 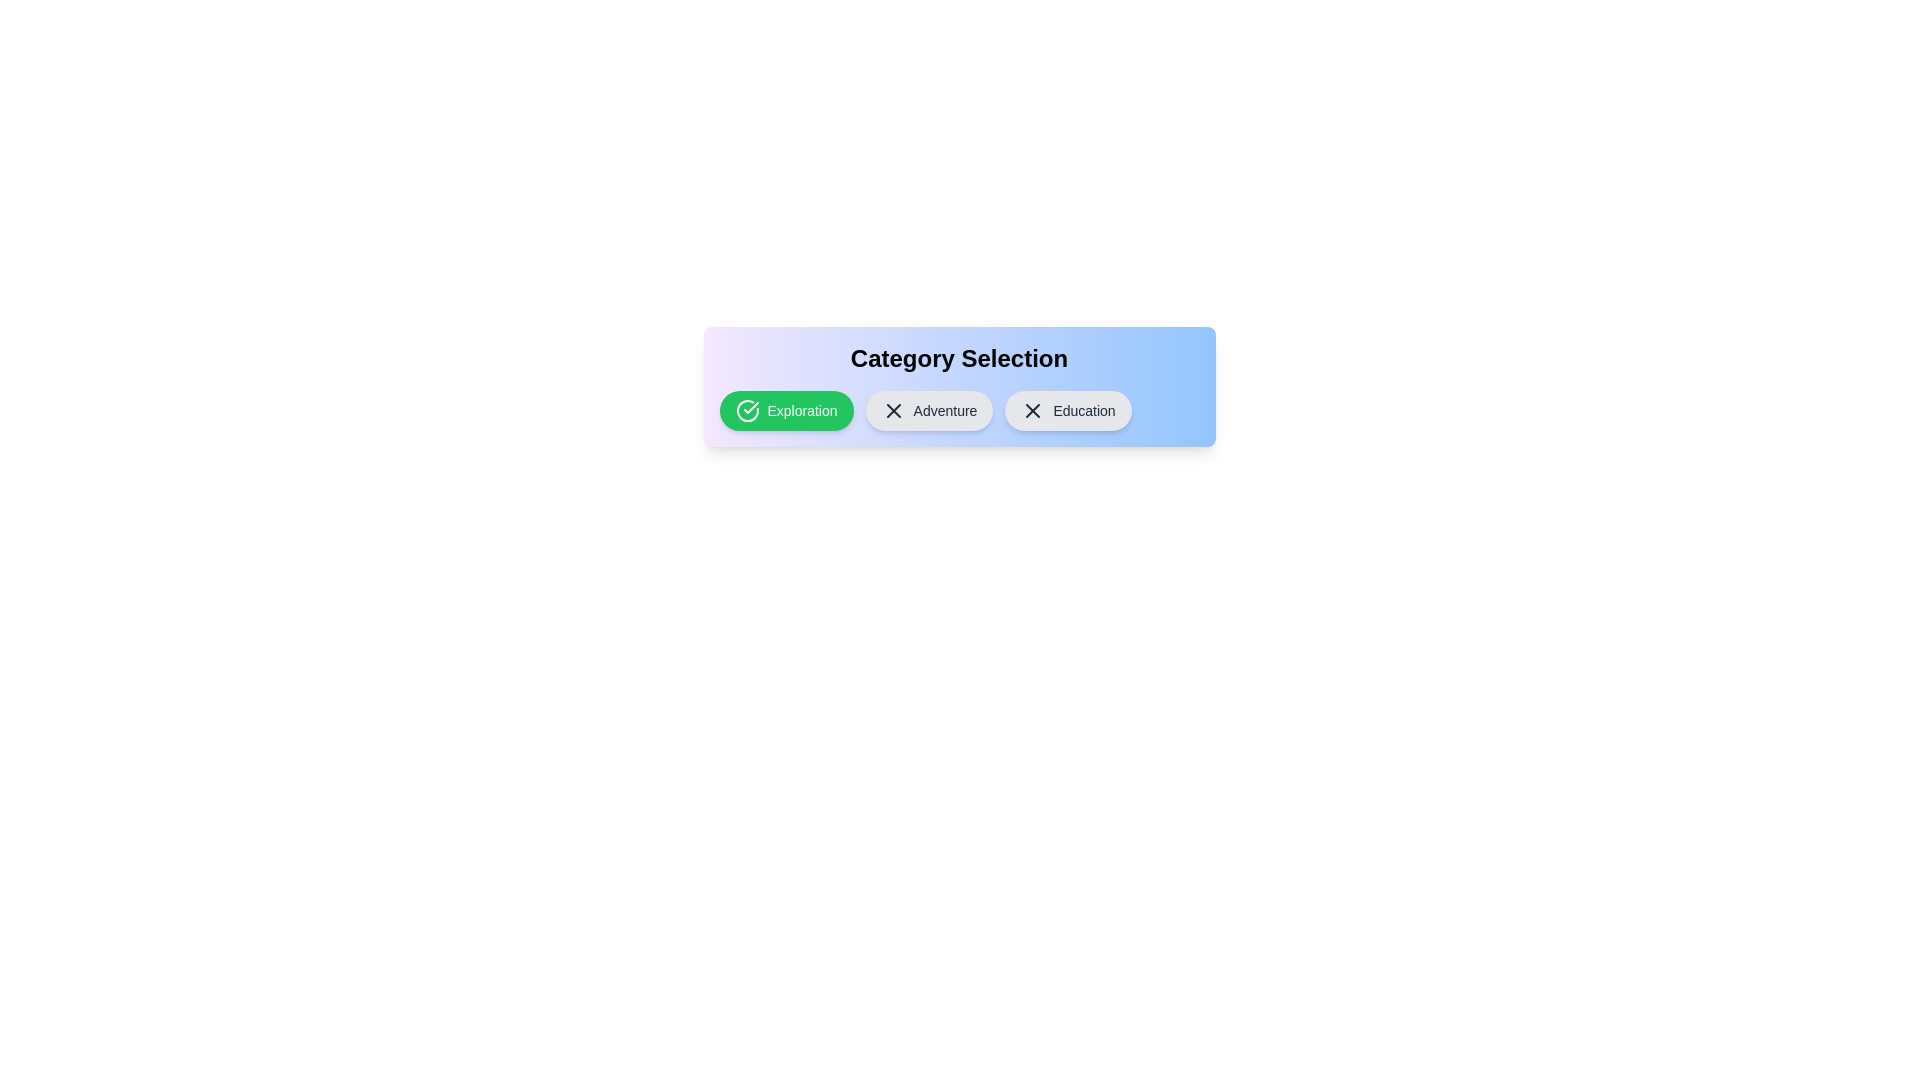 I want to click on the 'Education' category to select it, so click(x=1067, y=410).